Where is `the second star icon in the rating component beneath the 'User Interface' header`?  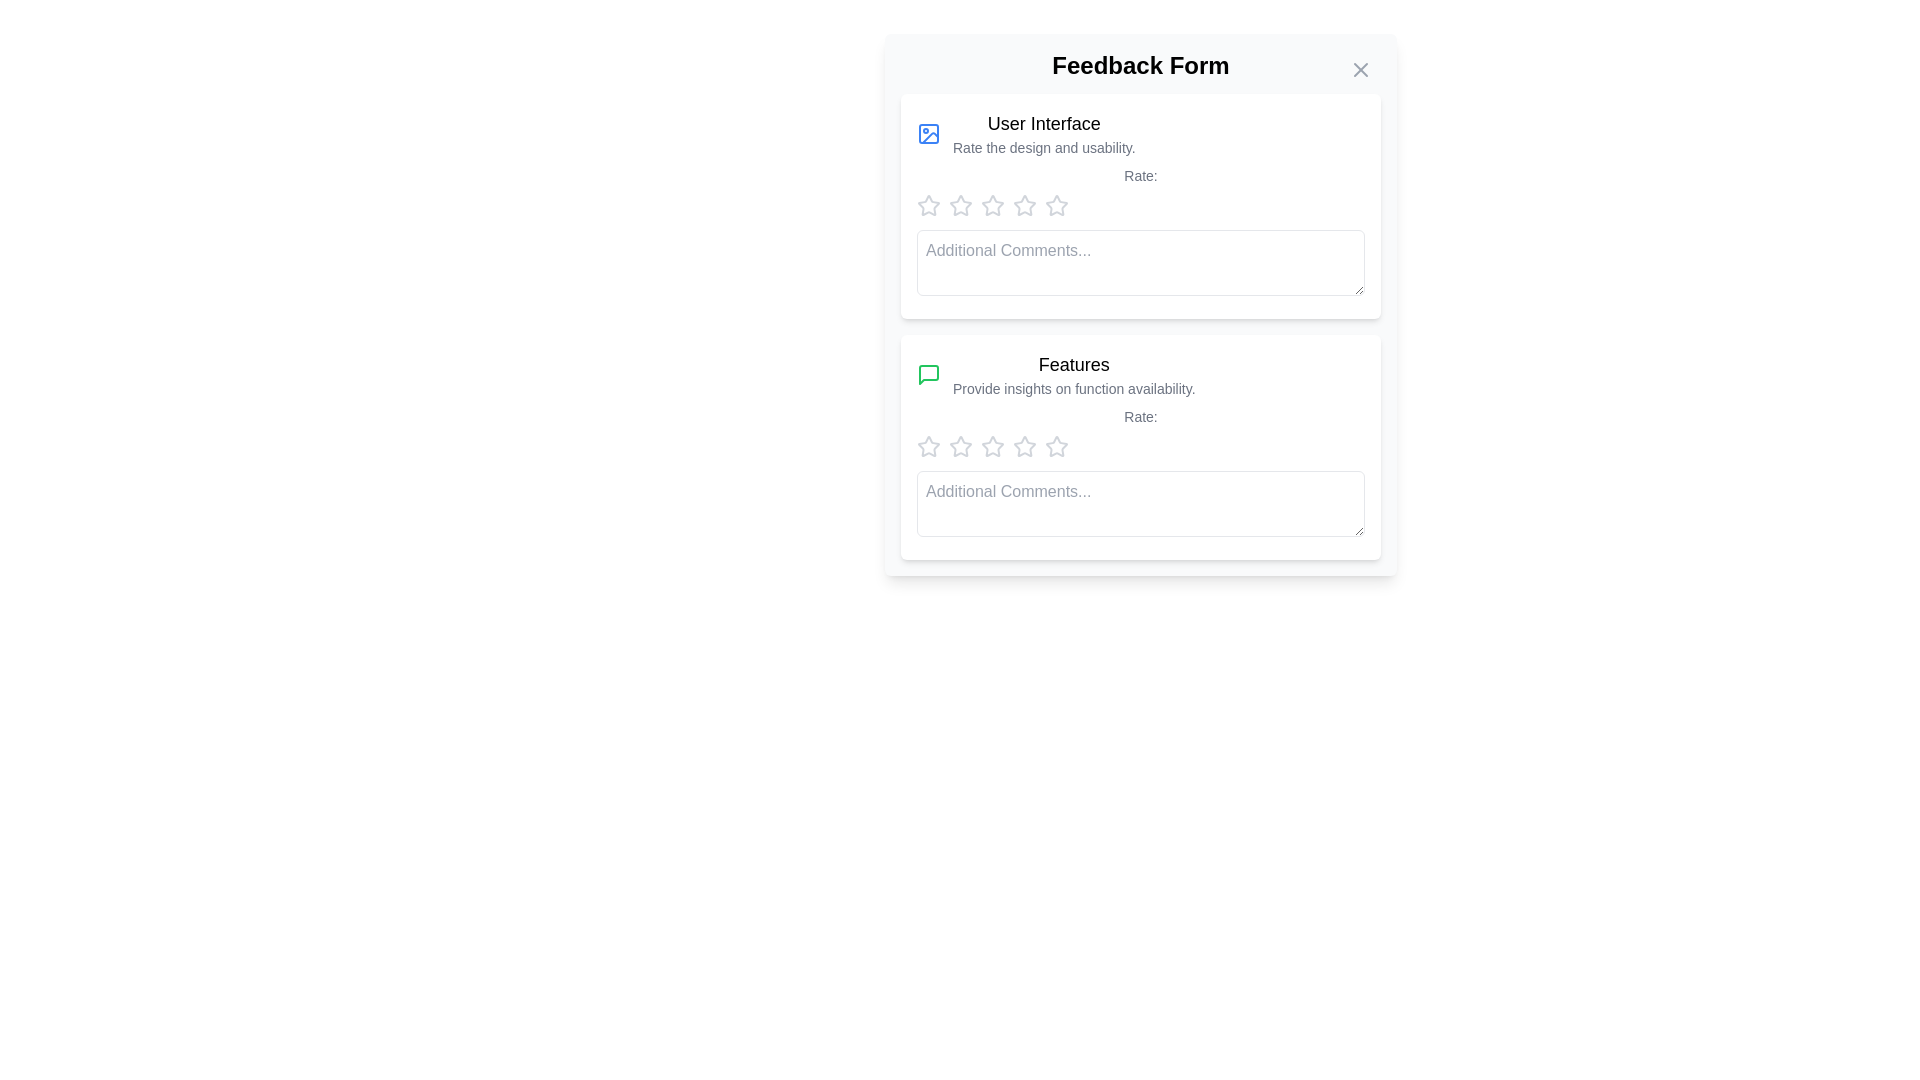 the second star icon in the rating component beneath the 'User Interface' header is located at coordinates (993, 205).